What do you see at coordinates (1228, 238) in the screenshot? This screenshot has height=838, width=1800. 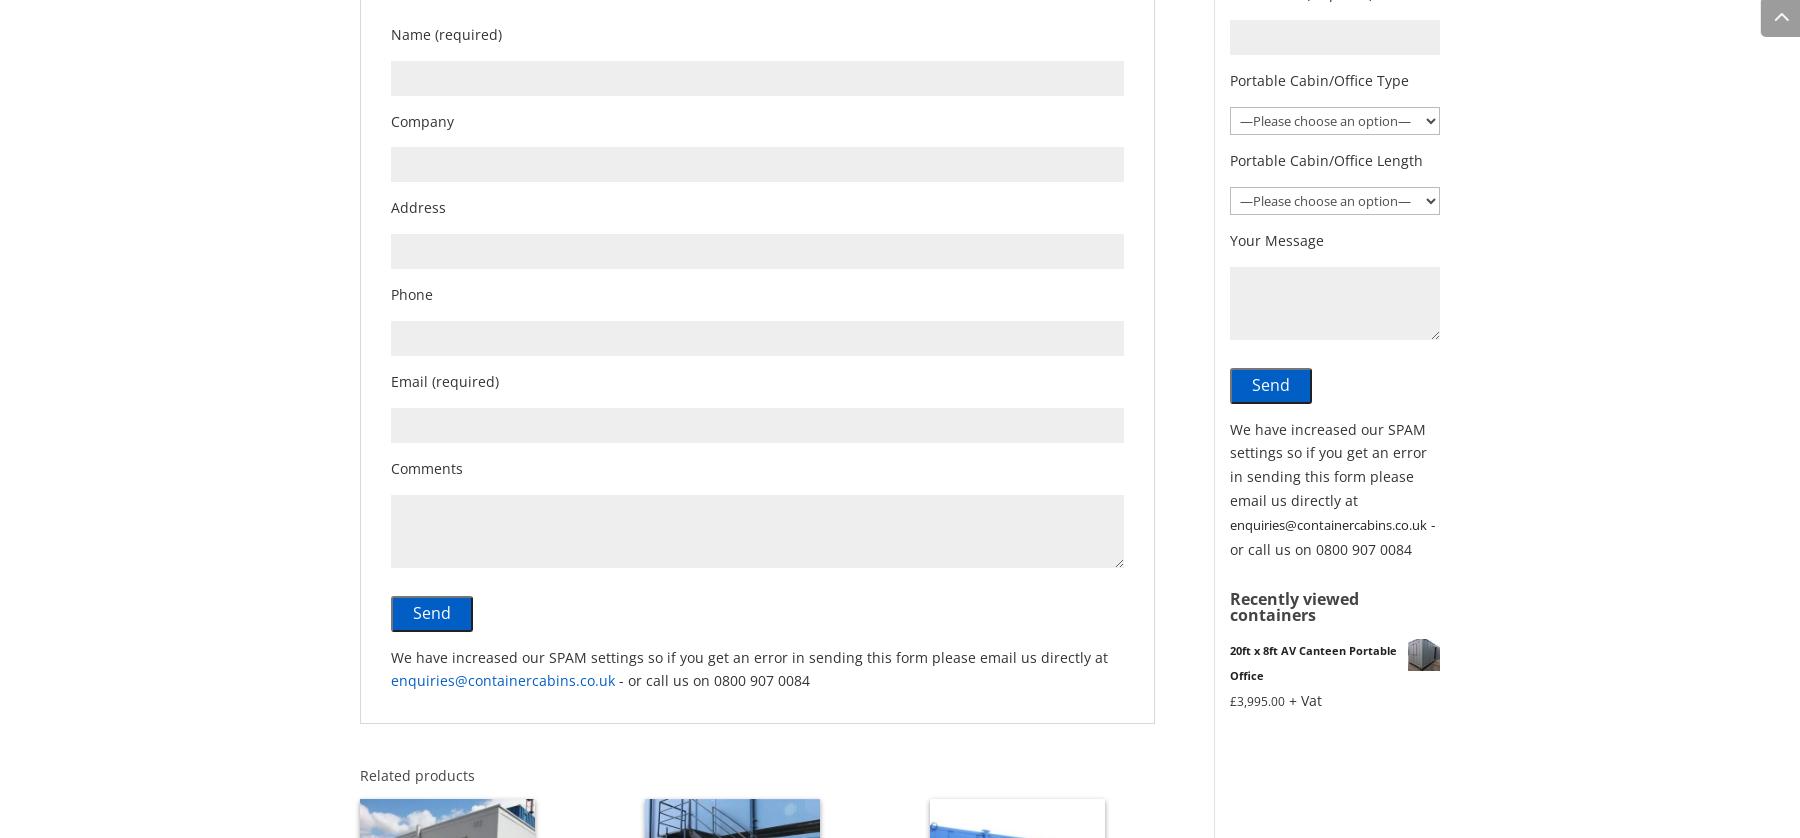 I see `'Your Message'` at bounding box center [1228, 238].